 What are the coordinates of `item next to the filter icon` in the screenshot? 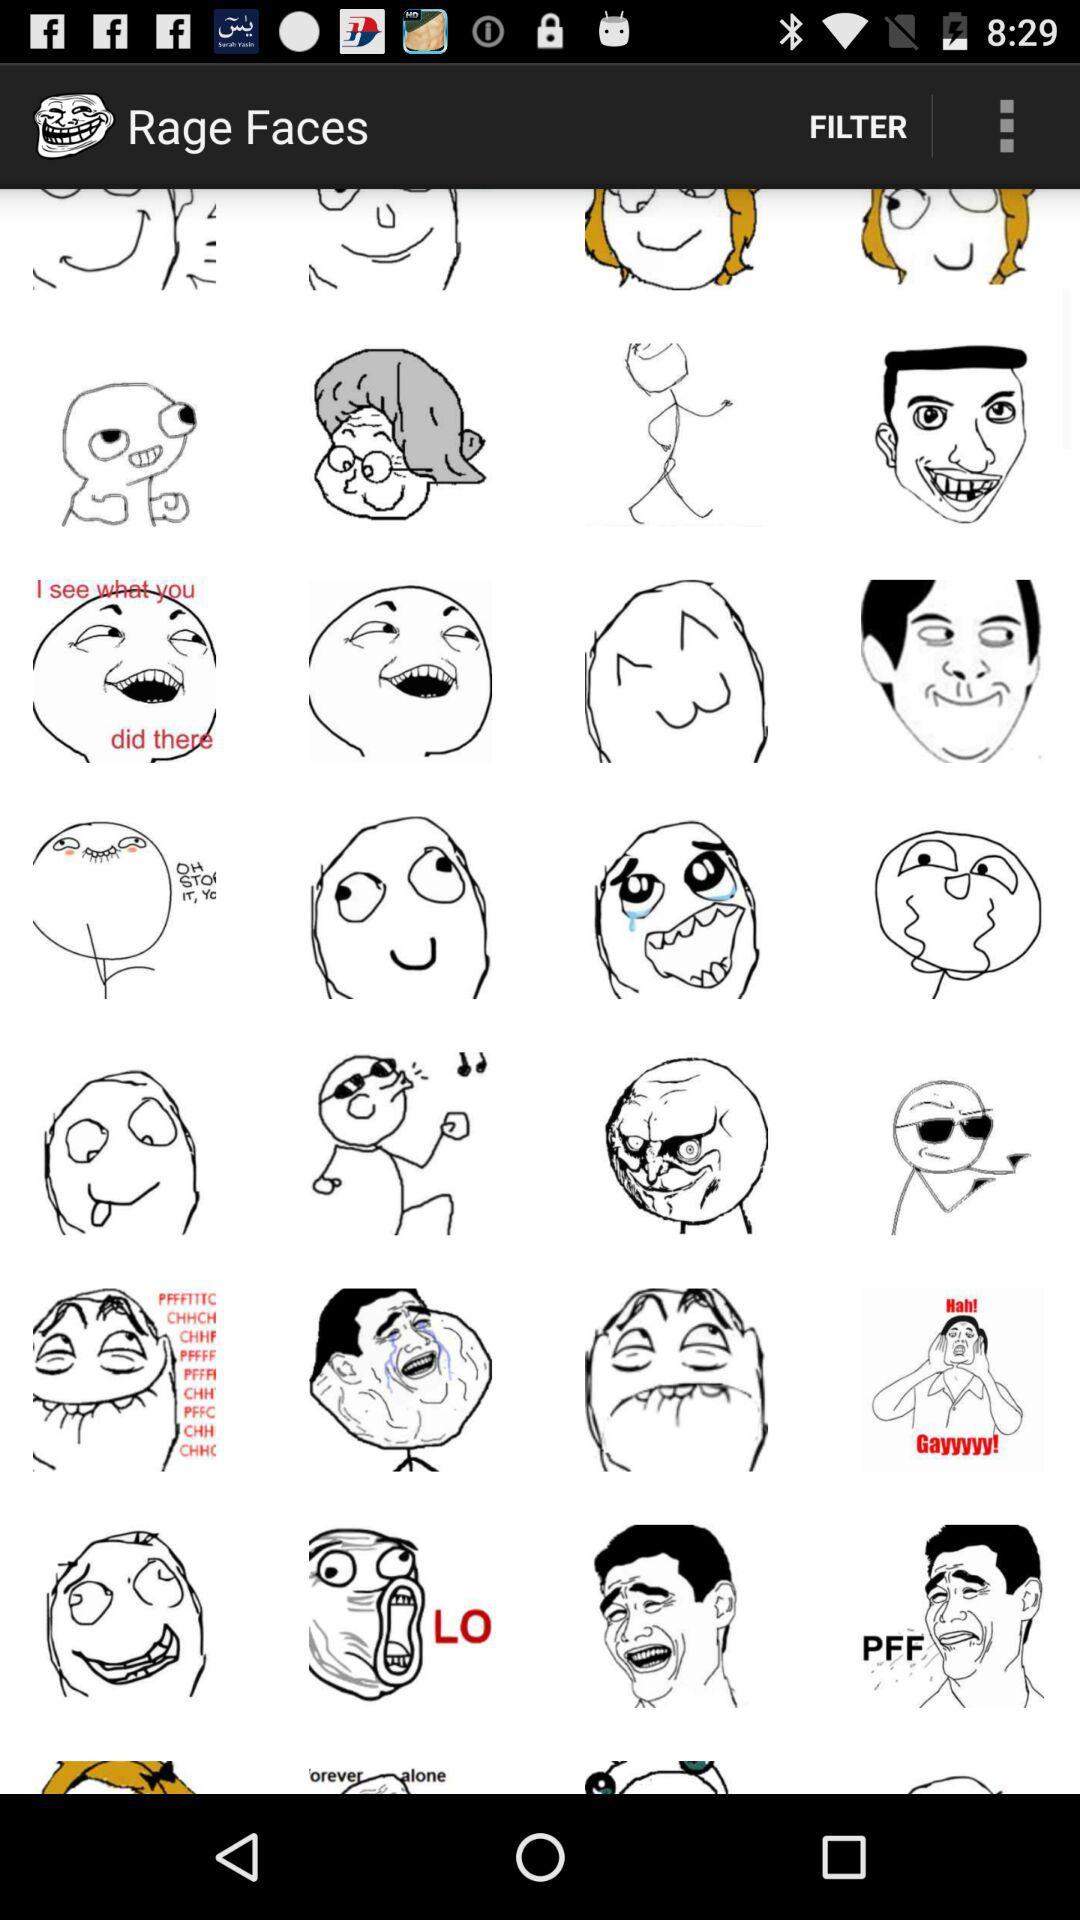 It's located at (1006, 124).